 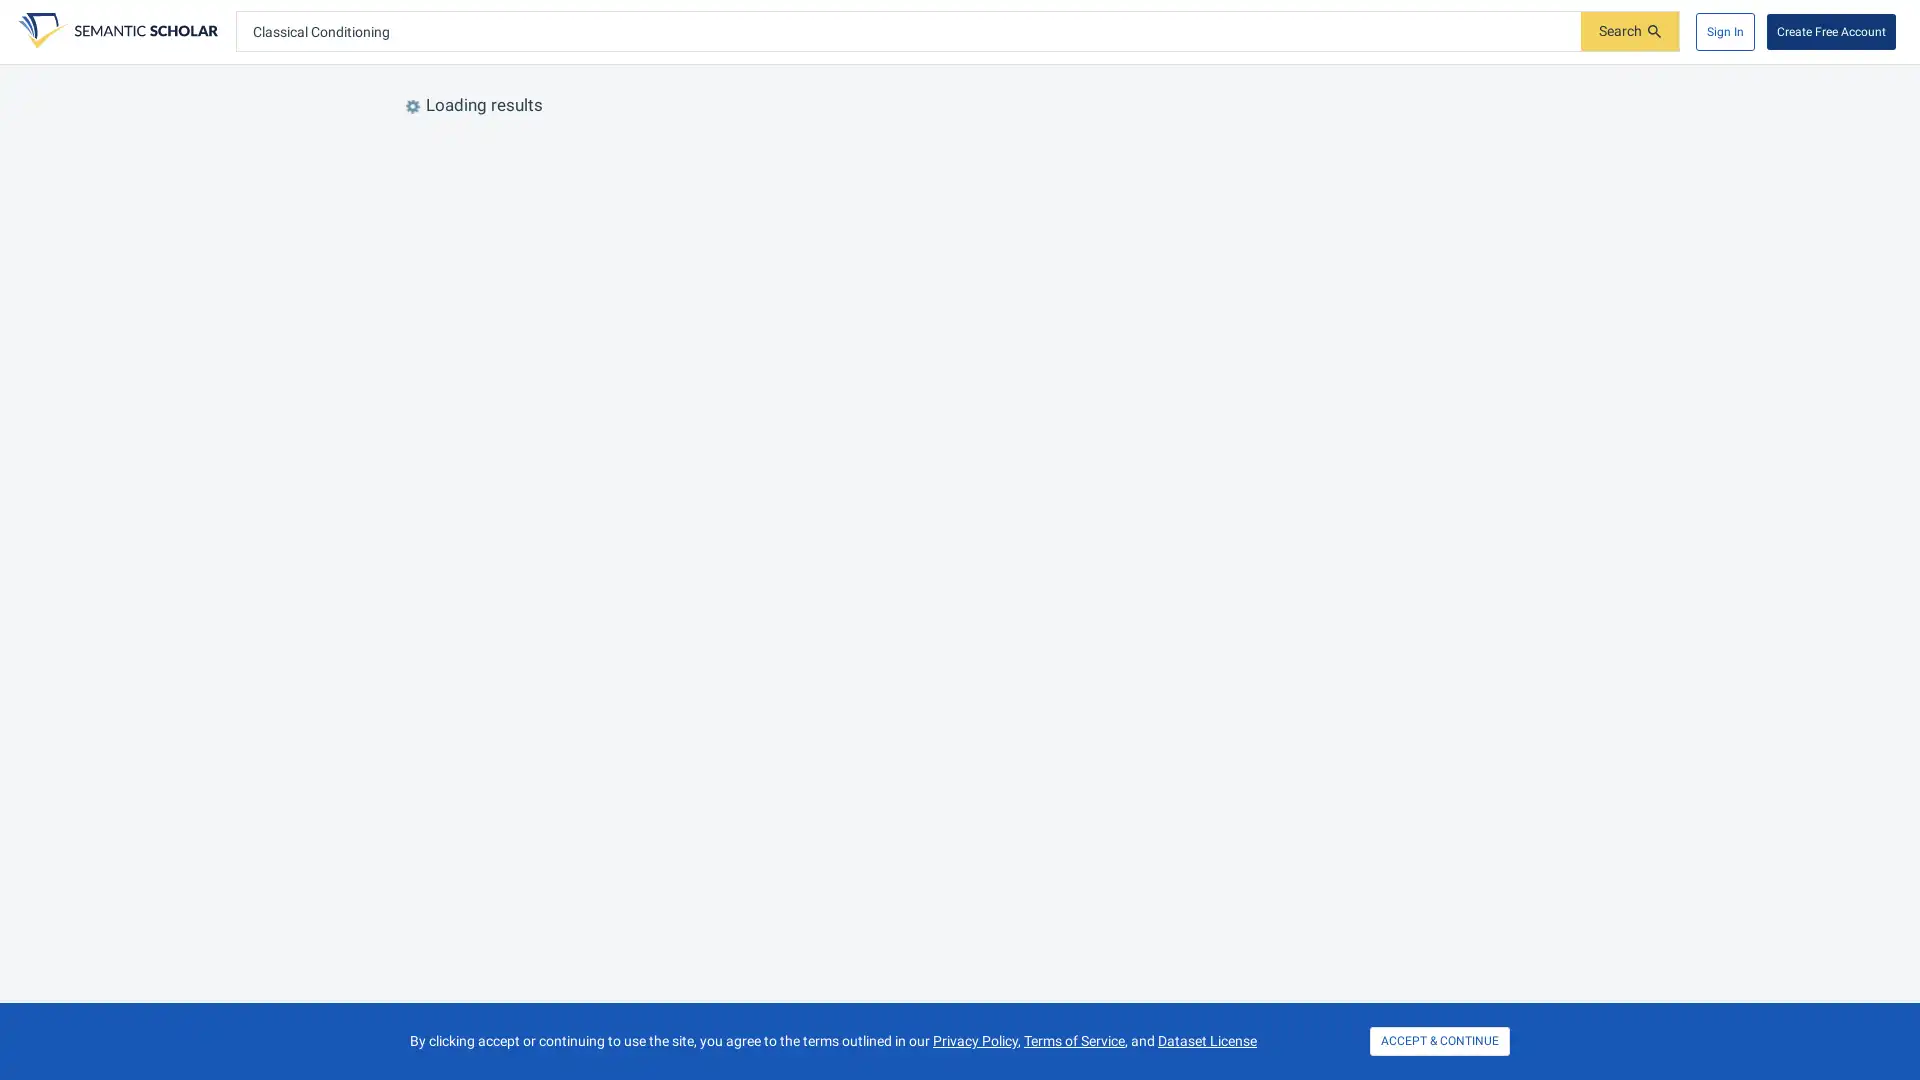 I want to click on Cite this paper, so click(x=656, y=889).